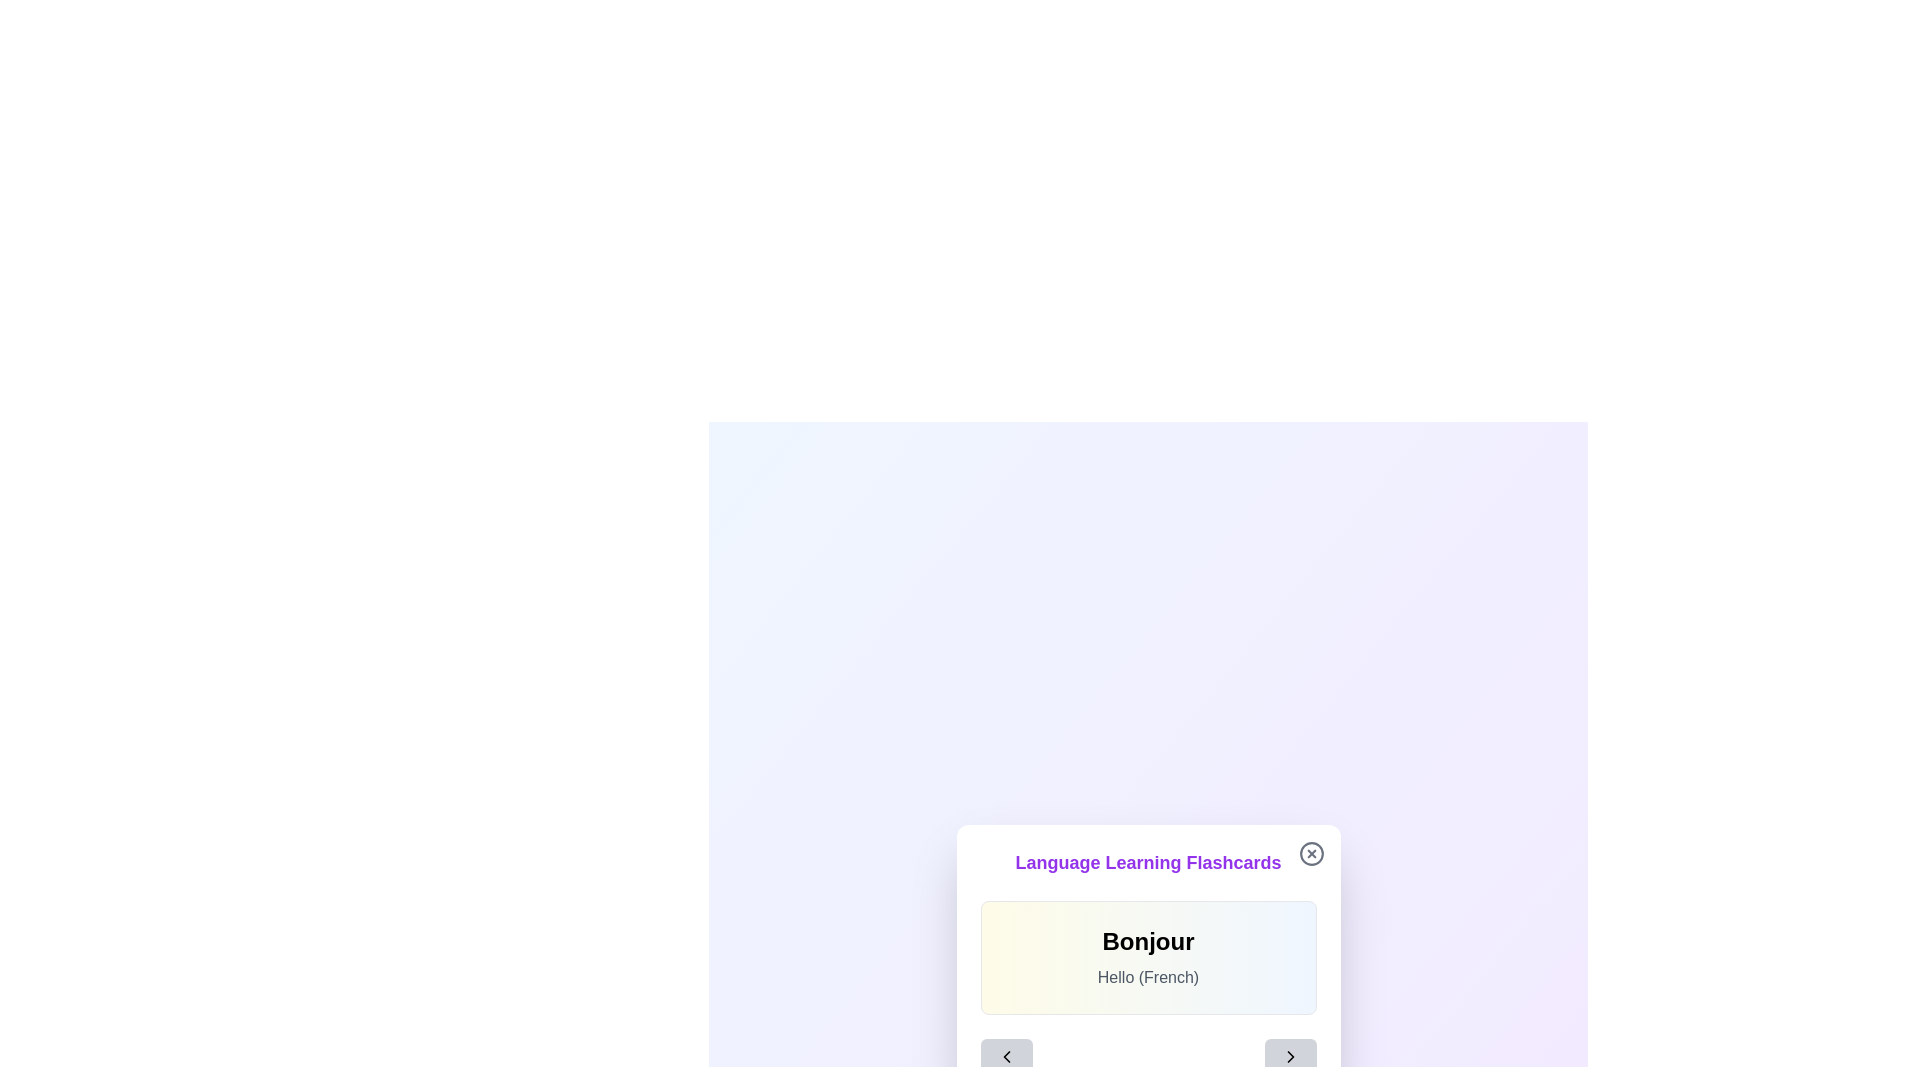 This screenshot has width=1920, height=1080. What do you see at coordinates (1148, 862) in the screenshot?
I see `static text displaying 'Language Learning Flashcards' which is prominently styled in bold purple color, located at the center of the interface above the text 'BonjourHello (French).'` at bounding box center [1148, 862].